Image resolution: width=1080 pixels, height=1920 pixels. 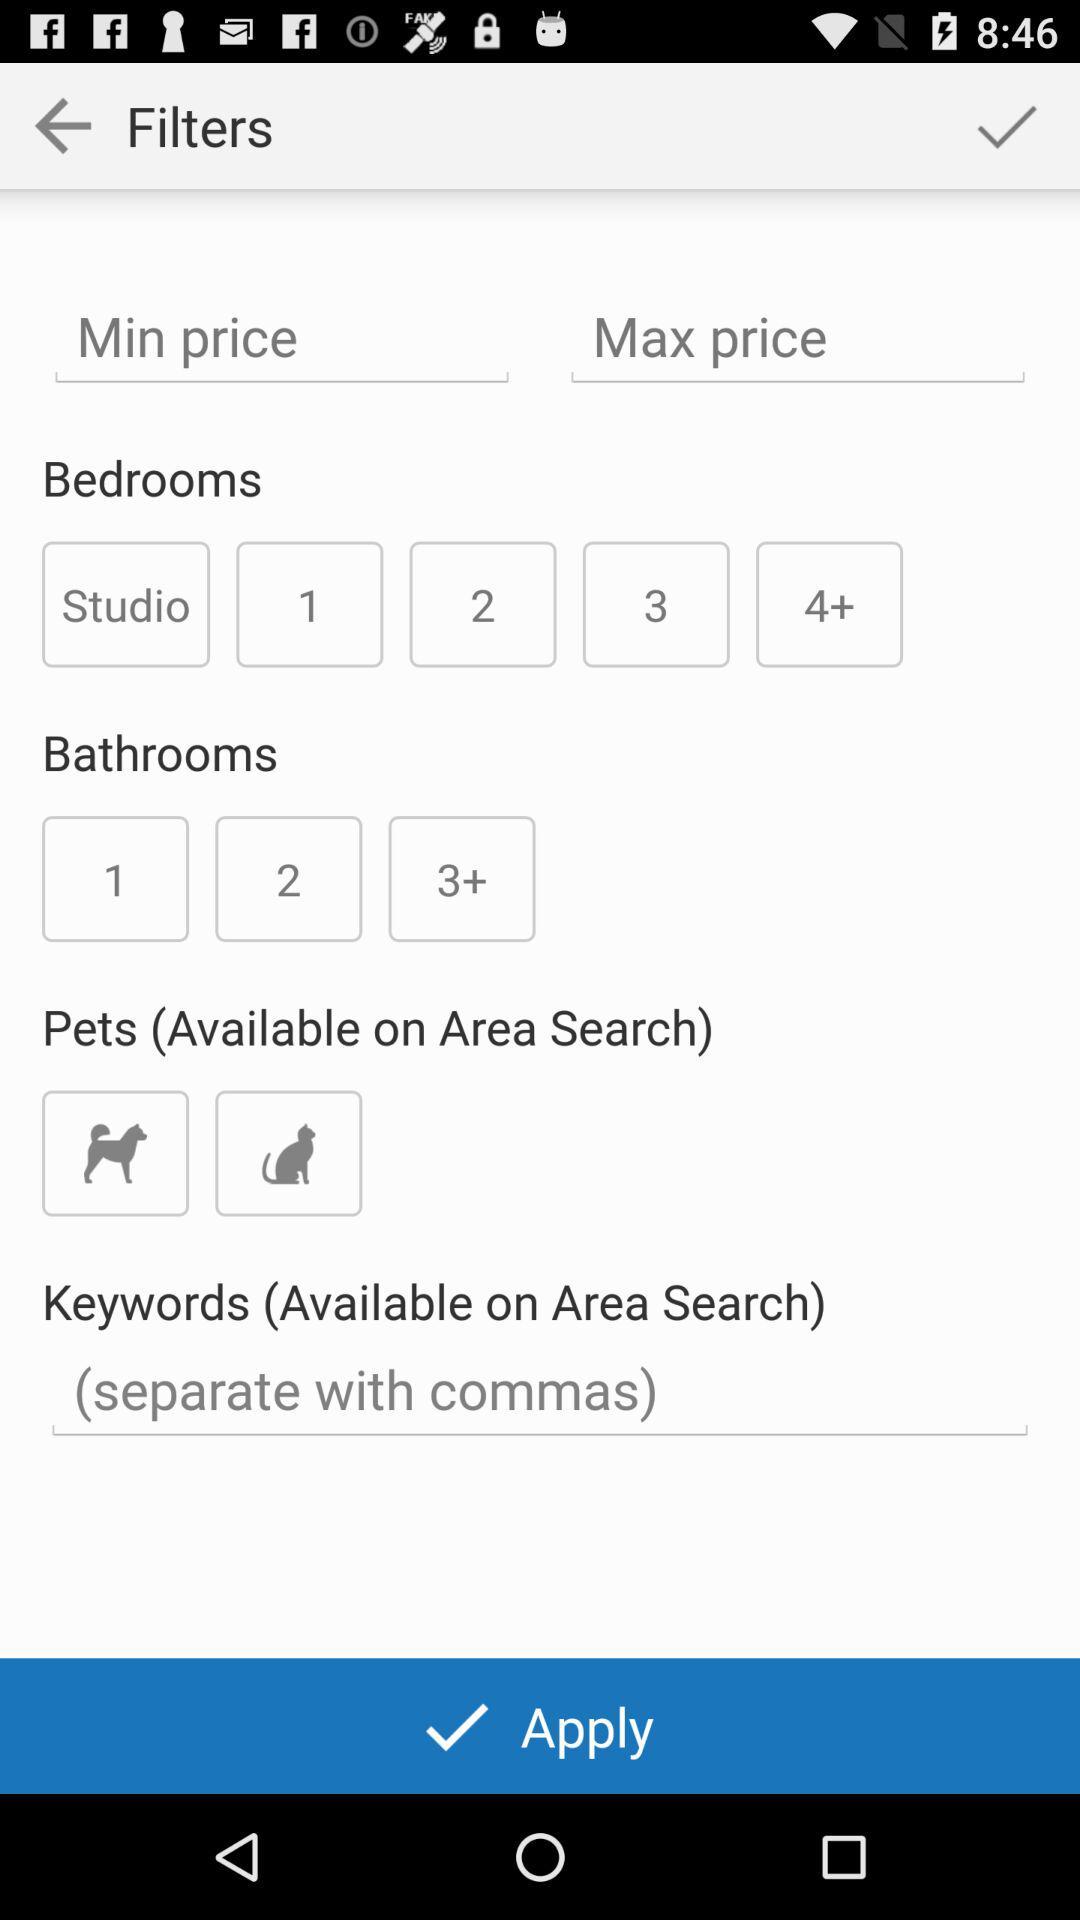 I want to click on the item to the left of the 1 icon, so click(x=126, y=603).